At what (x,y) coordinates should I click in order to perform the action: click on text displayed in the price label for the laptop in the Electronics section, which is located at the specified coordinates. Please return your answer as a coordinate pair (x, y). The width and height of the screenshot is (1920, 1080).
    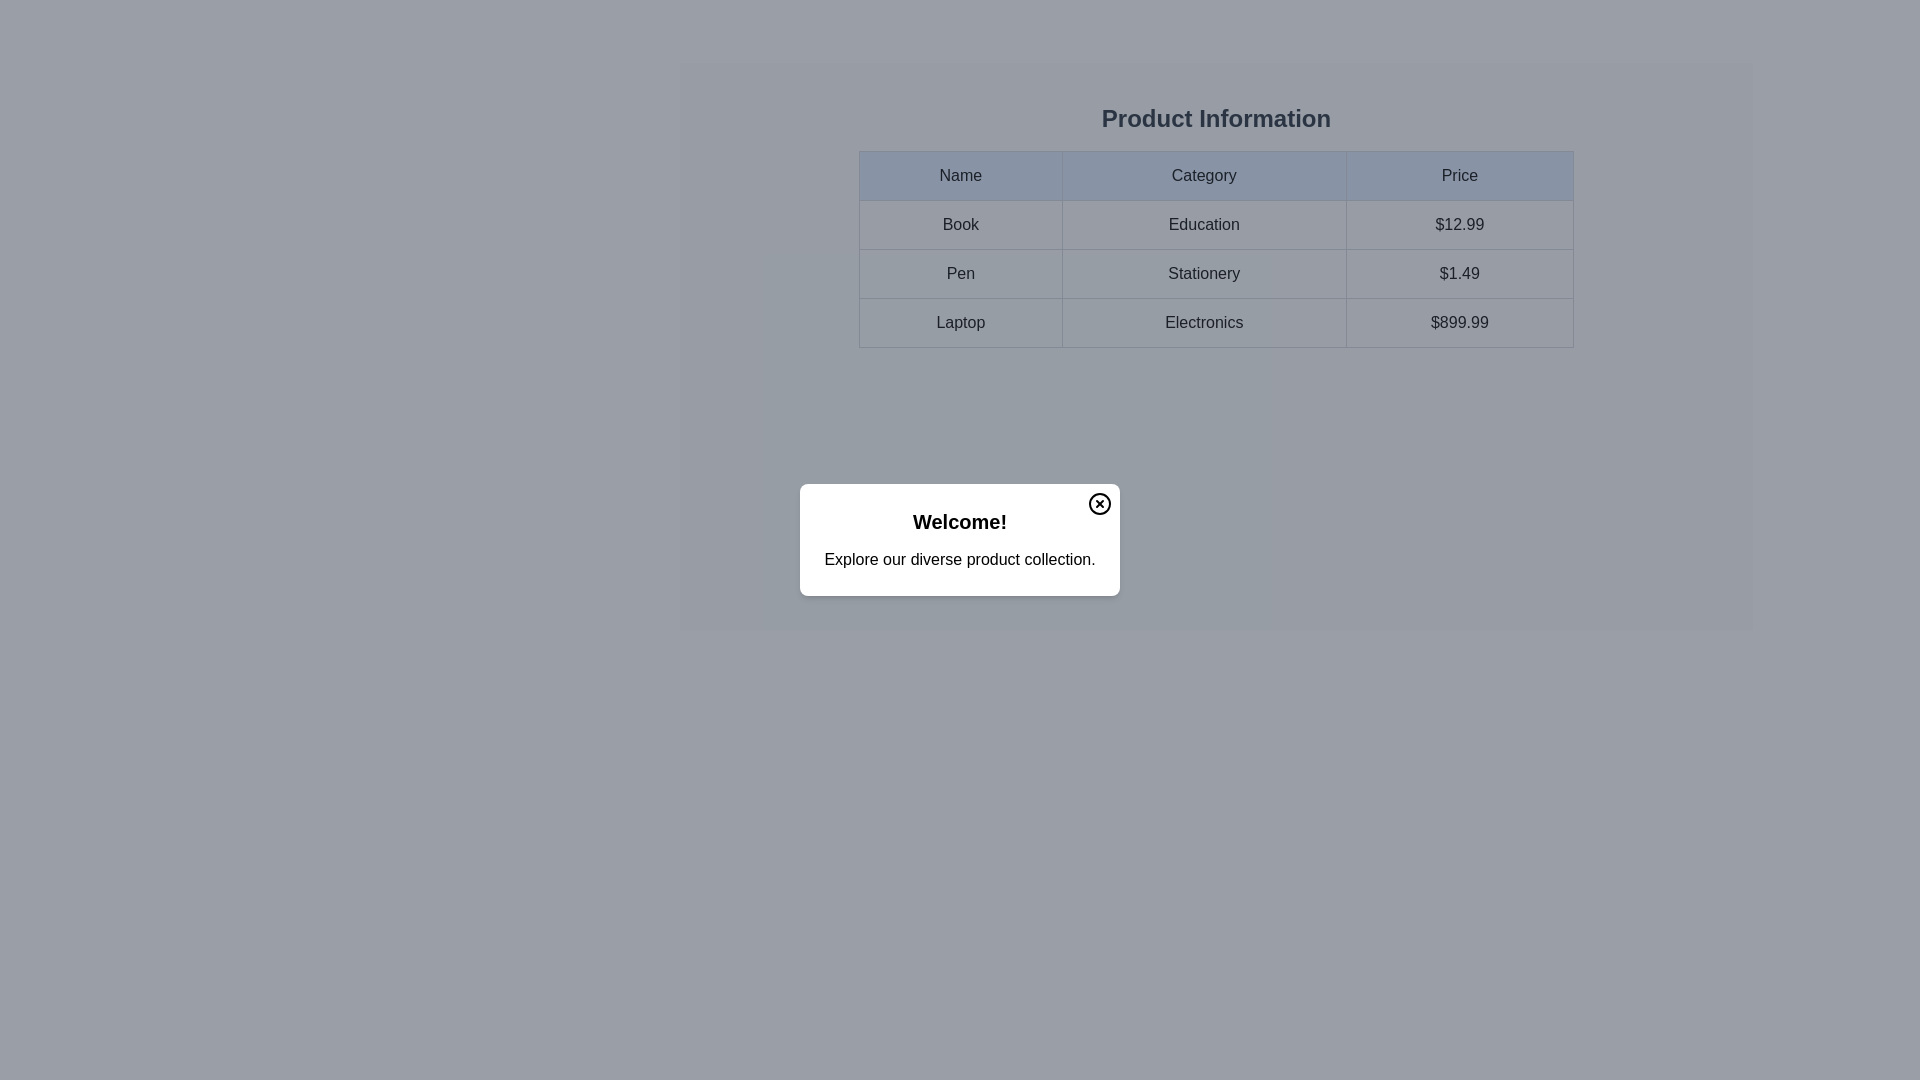
    Looking at the image, I should click on (1459, 322).